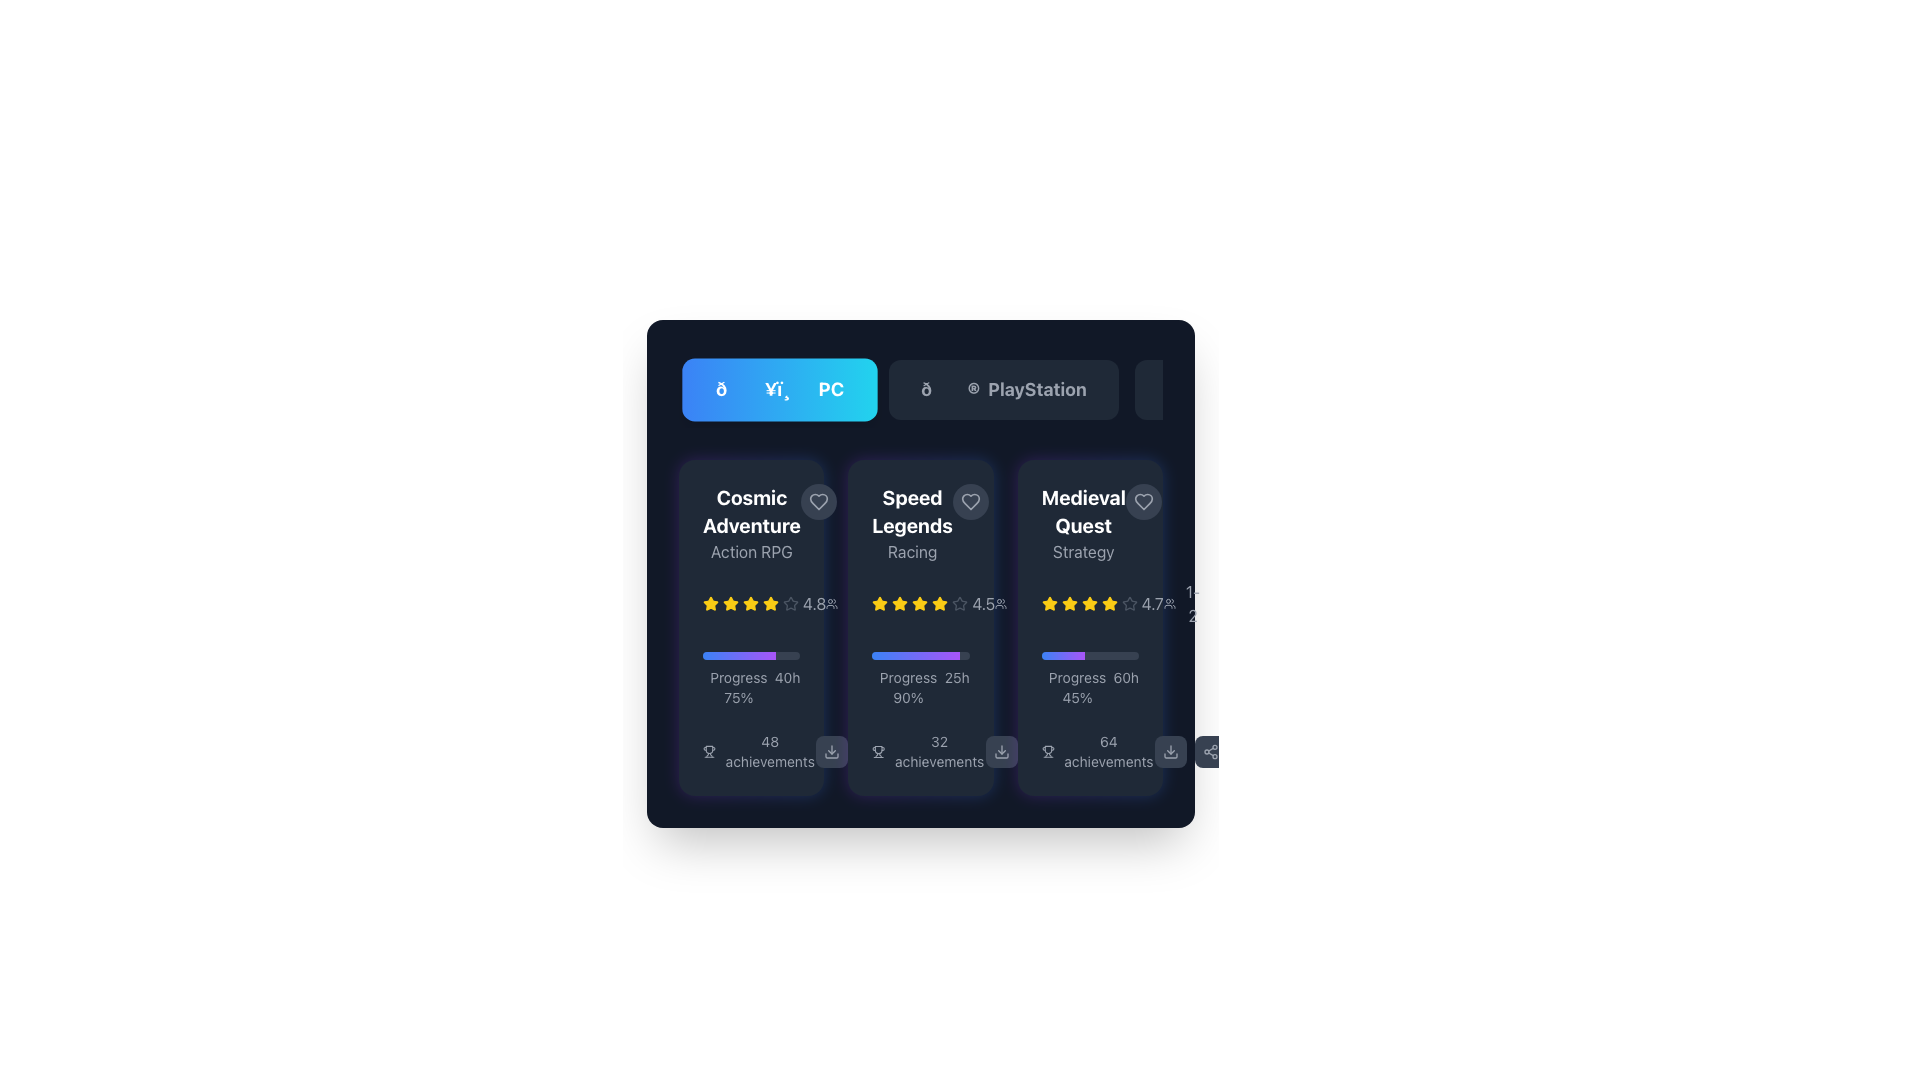  Describe the element at coordinates (907, 686) in the screenshot. I see `the text label displaying 'Progress 90%' located in the lower-left section of the 'Speed Legends' card, which is styled in soft gray against a dark background` at that location.